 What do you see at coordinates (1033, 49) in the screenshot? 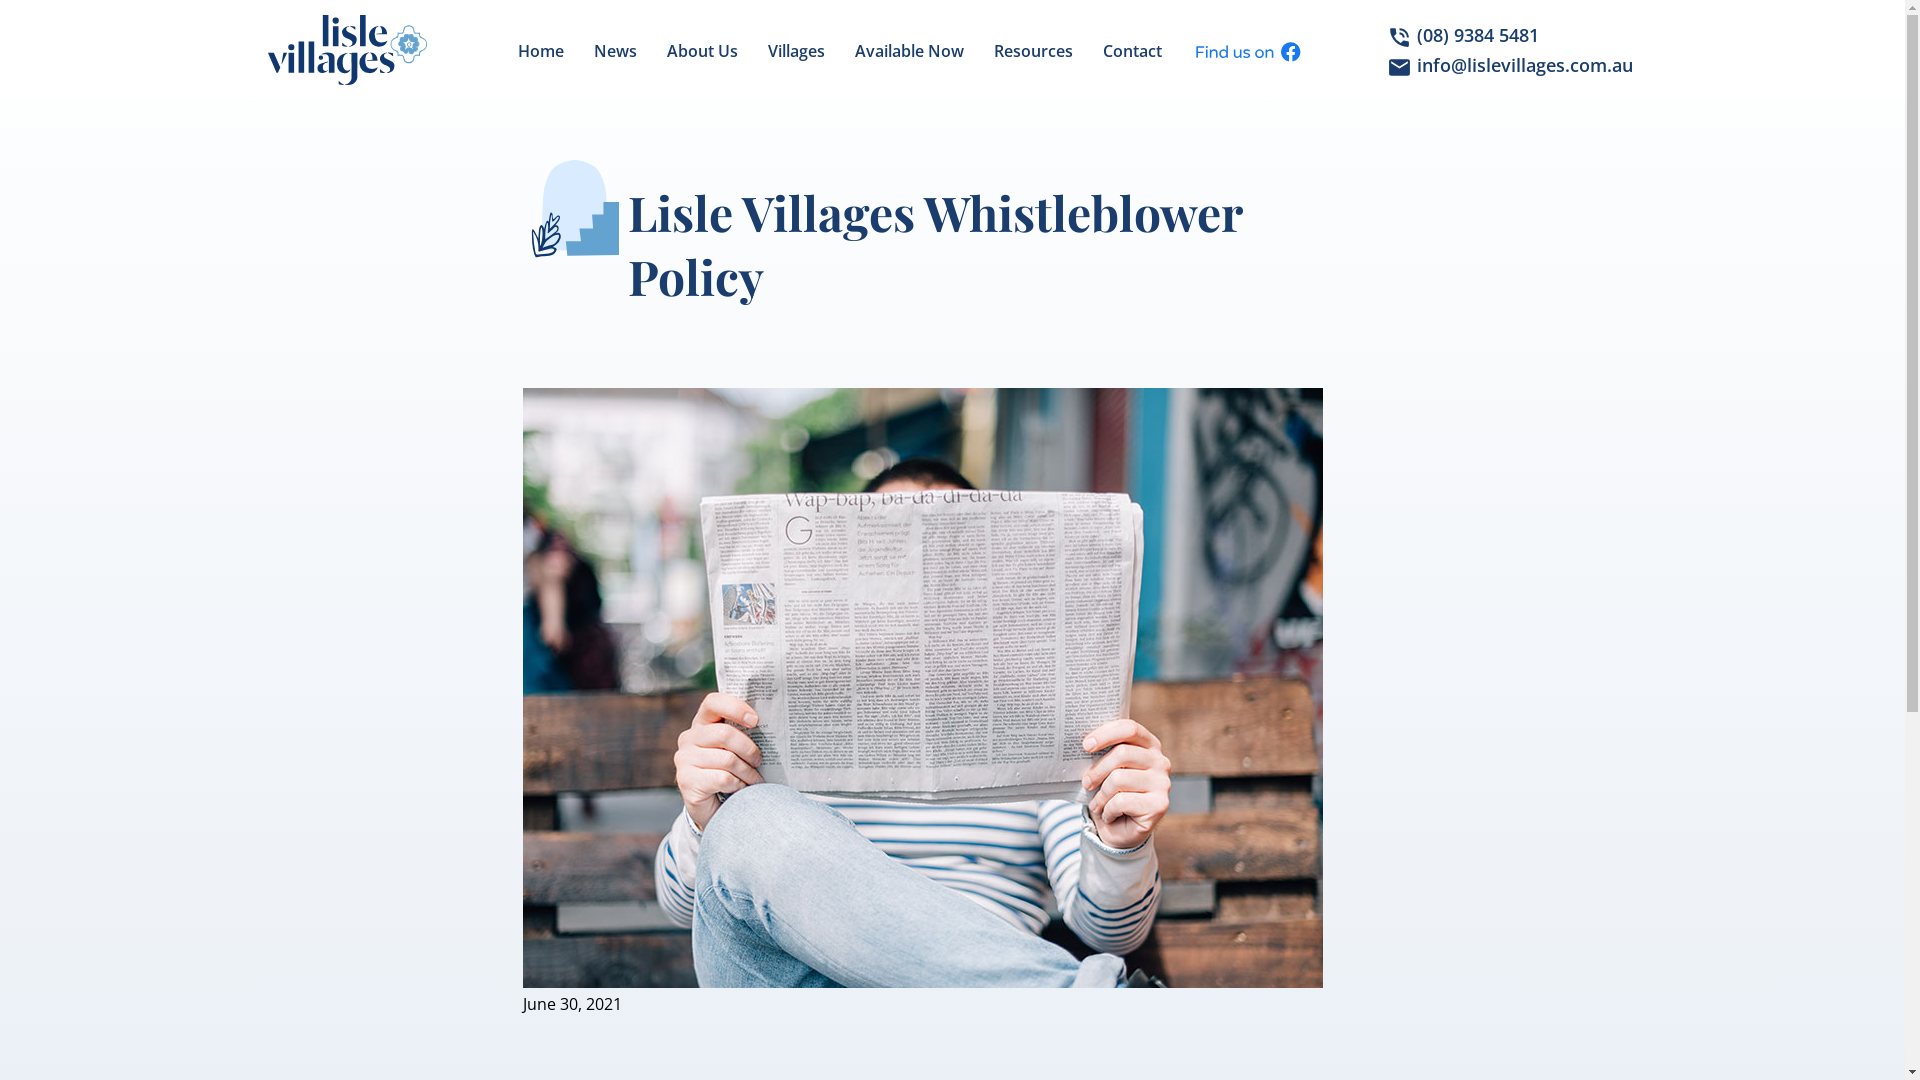
I see `'Resources'` at bounding box center [1033, 49].